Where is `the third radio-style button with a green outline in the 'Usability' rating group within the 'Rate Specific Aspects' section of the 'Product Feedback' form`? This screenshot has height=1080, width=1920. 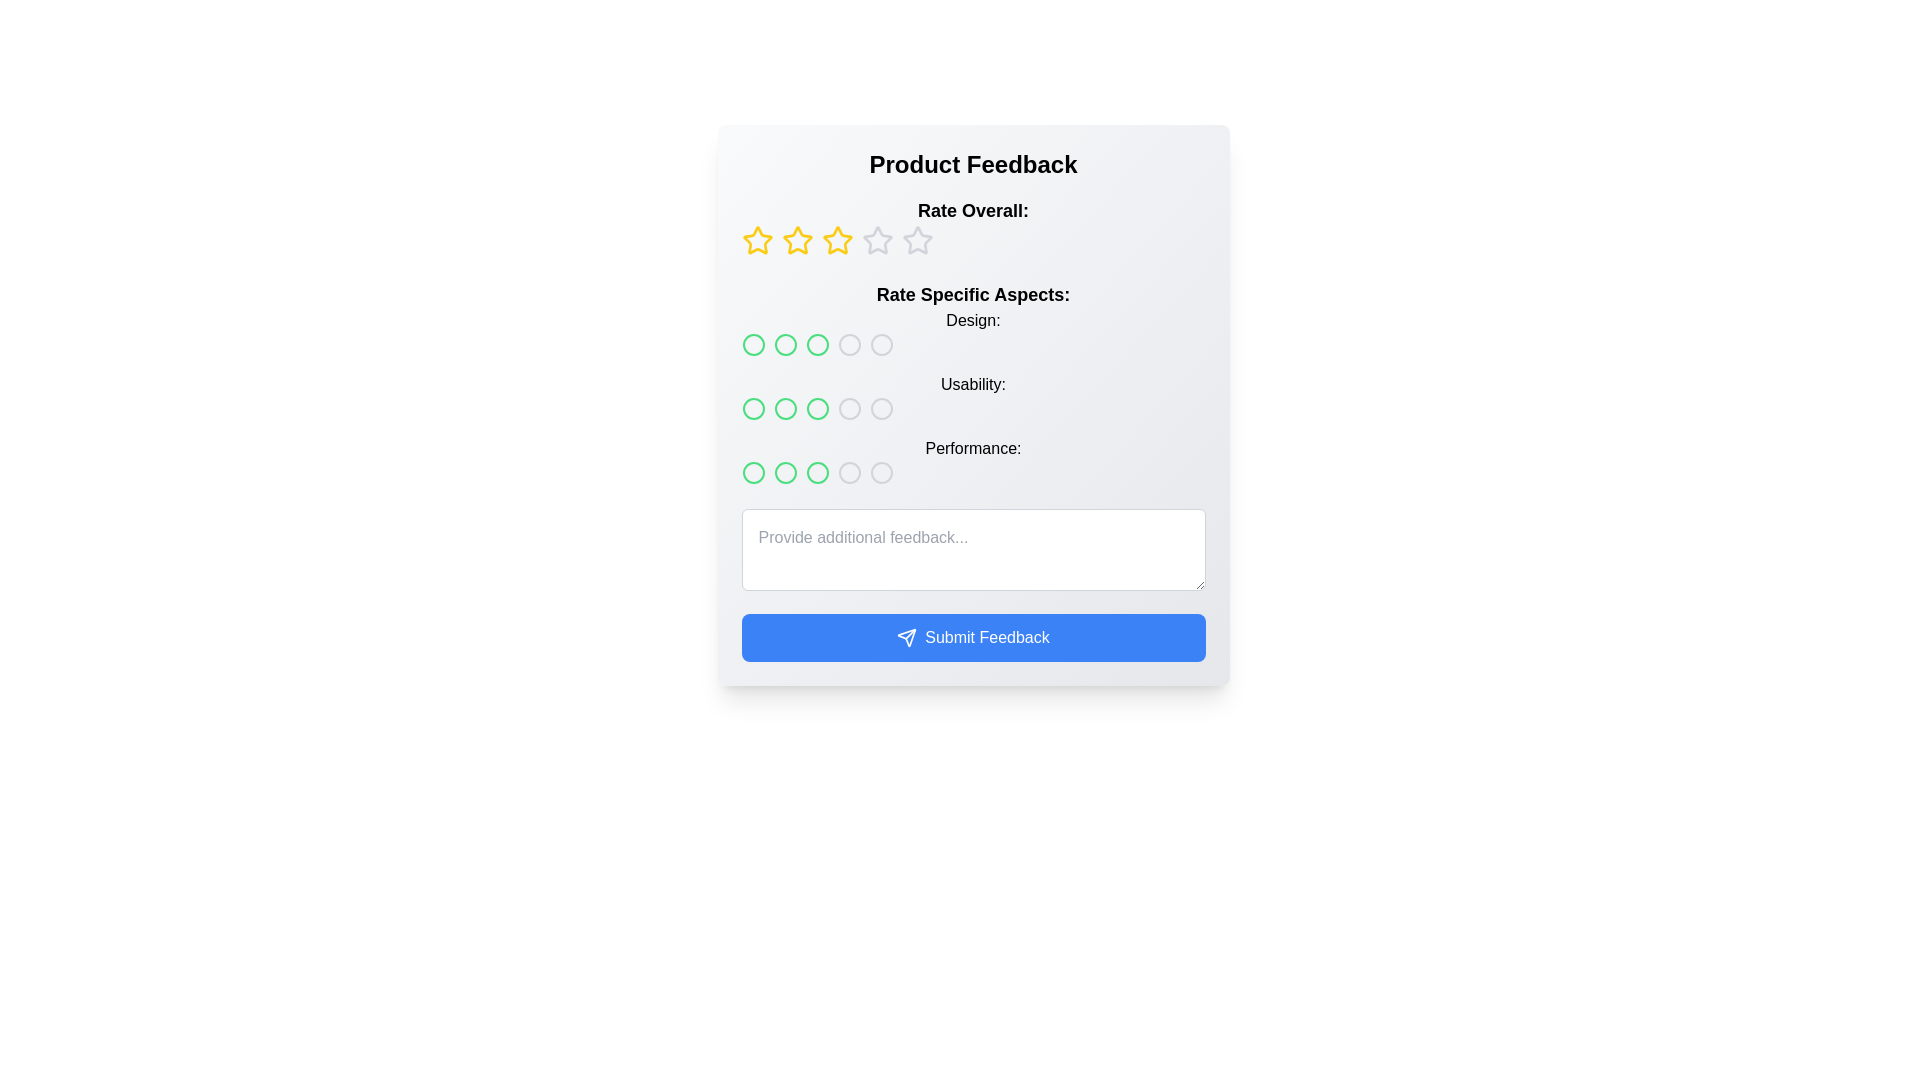 the third radio-style button with a green outline in the 'Usability' rating group within the 'Rate Specific Aspects' section of the 'Product Feedback' form is located at coordinates (784, 407).